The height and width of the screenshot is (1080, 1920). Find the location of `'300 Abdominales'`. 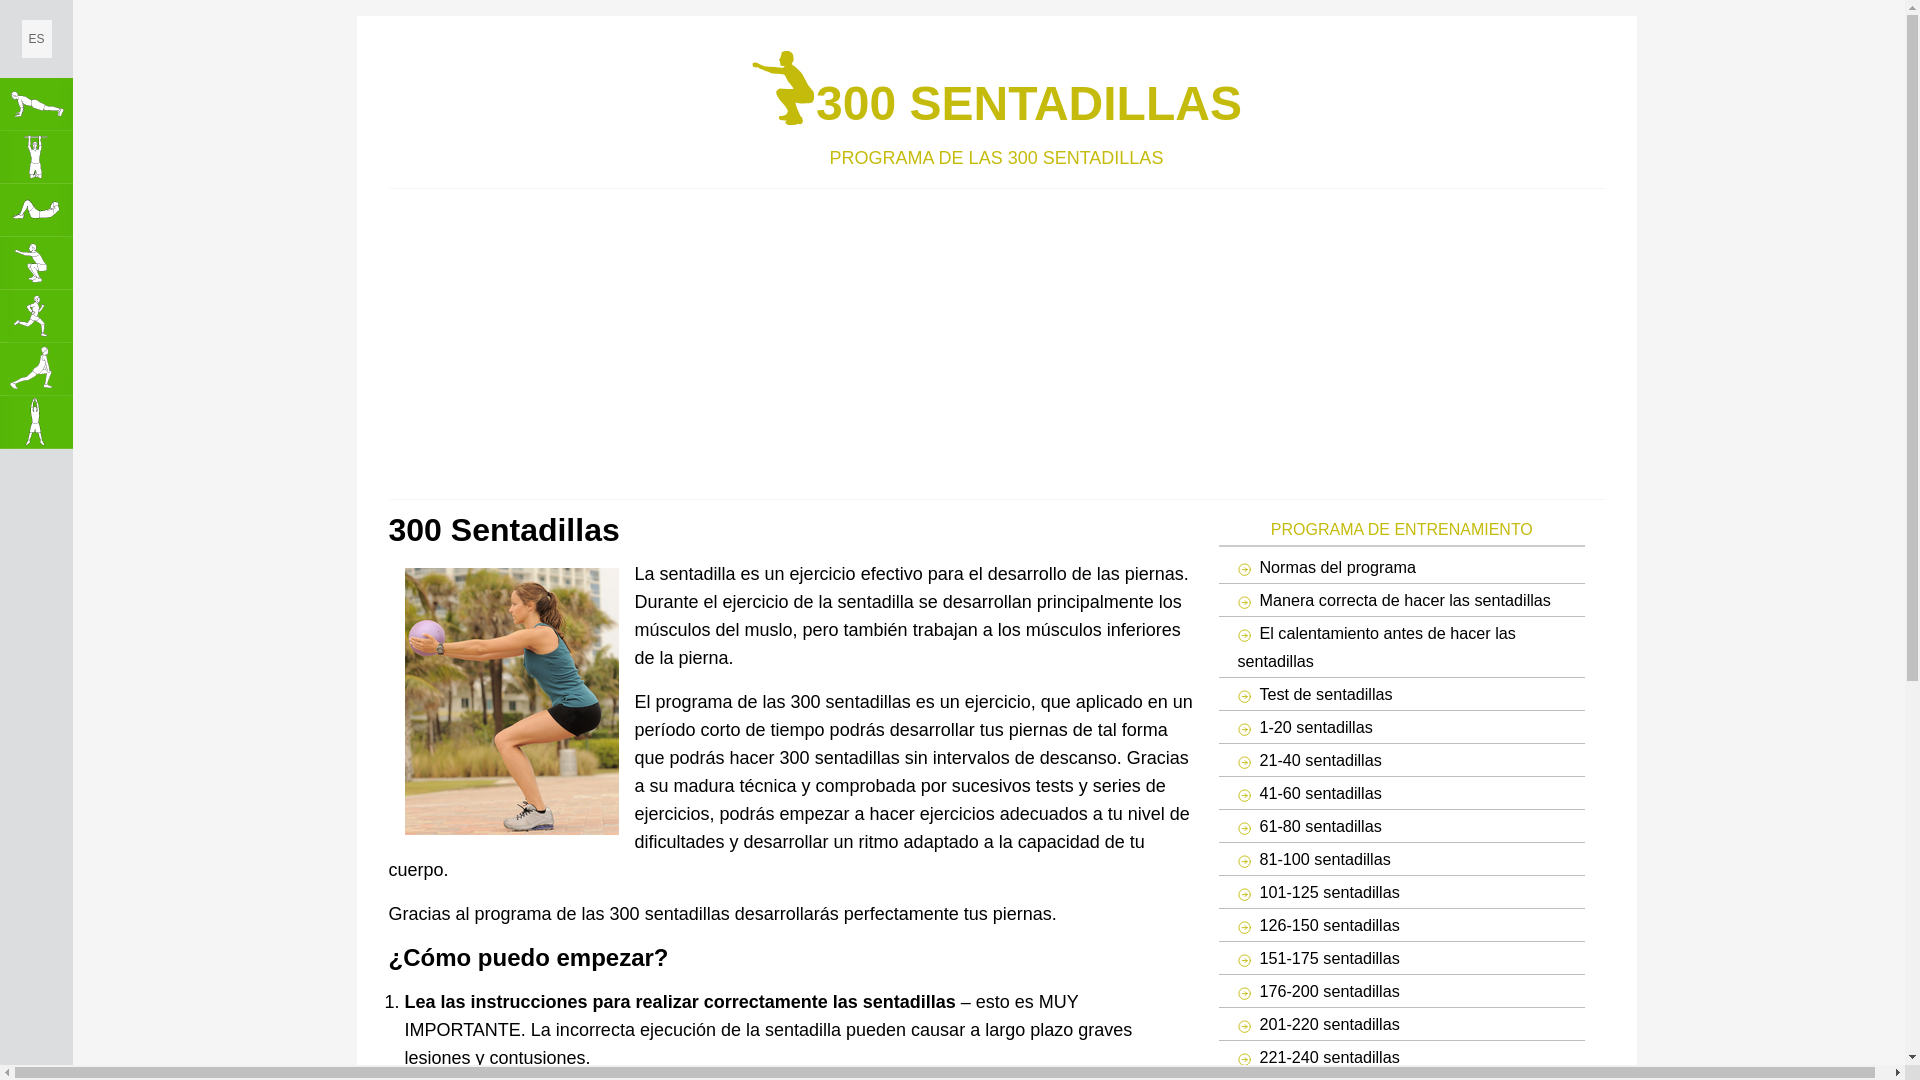

'300 Abdominales' is located at coordinates (36, 210).